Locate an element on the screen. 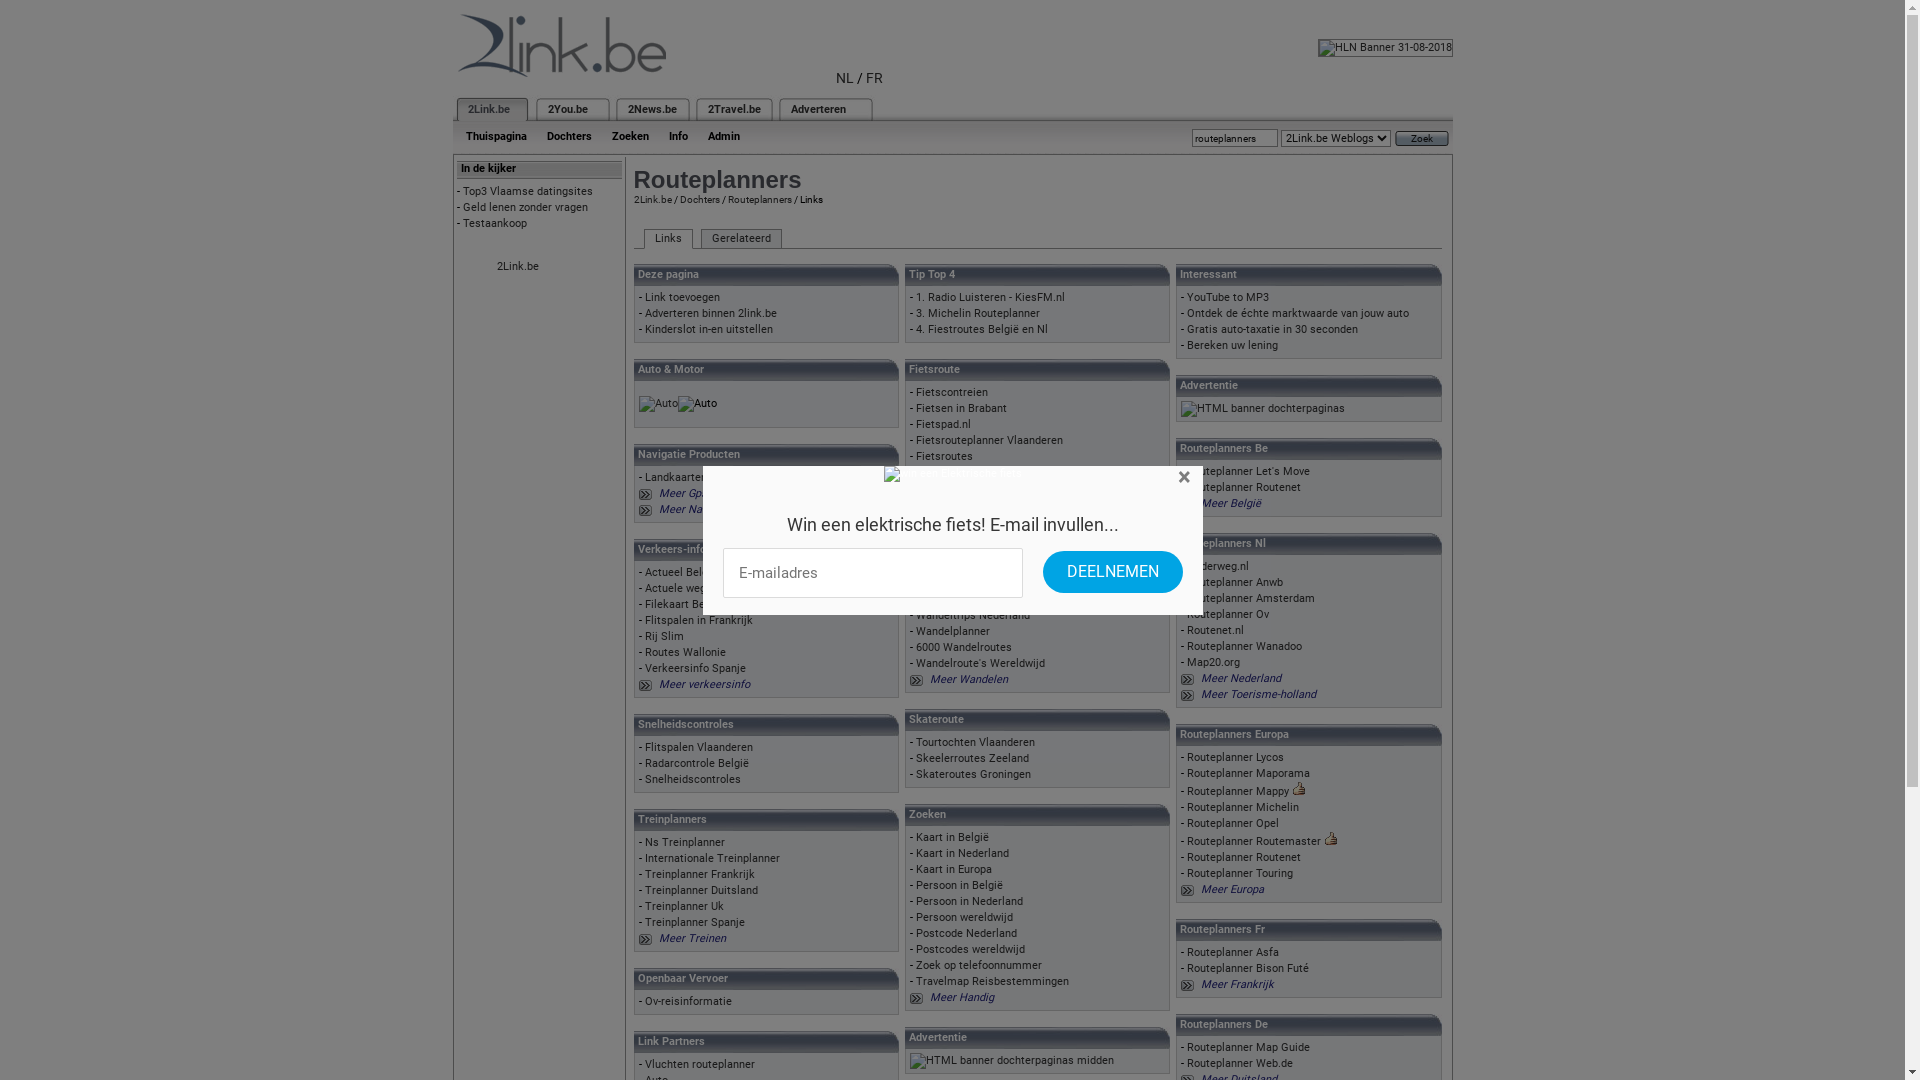 The height and width of the screenshot is (1080, 1920). 'Treinplanner Duitsland' is located at coordinates (700, 889).